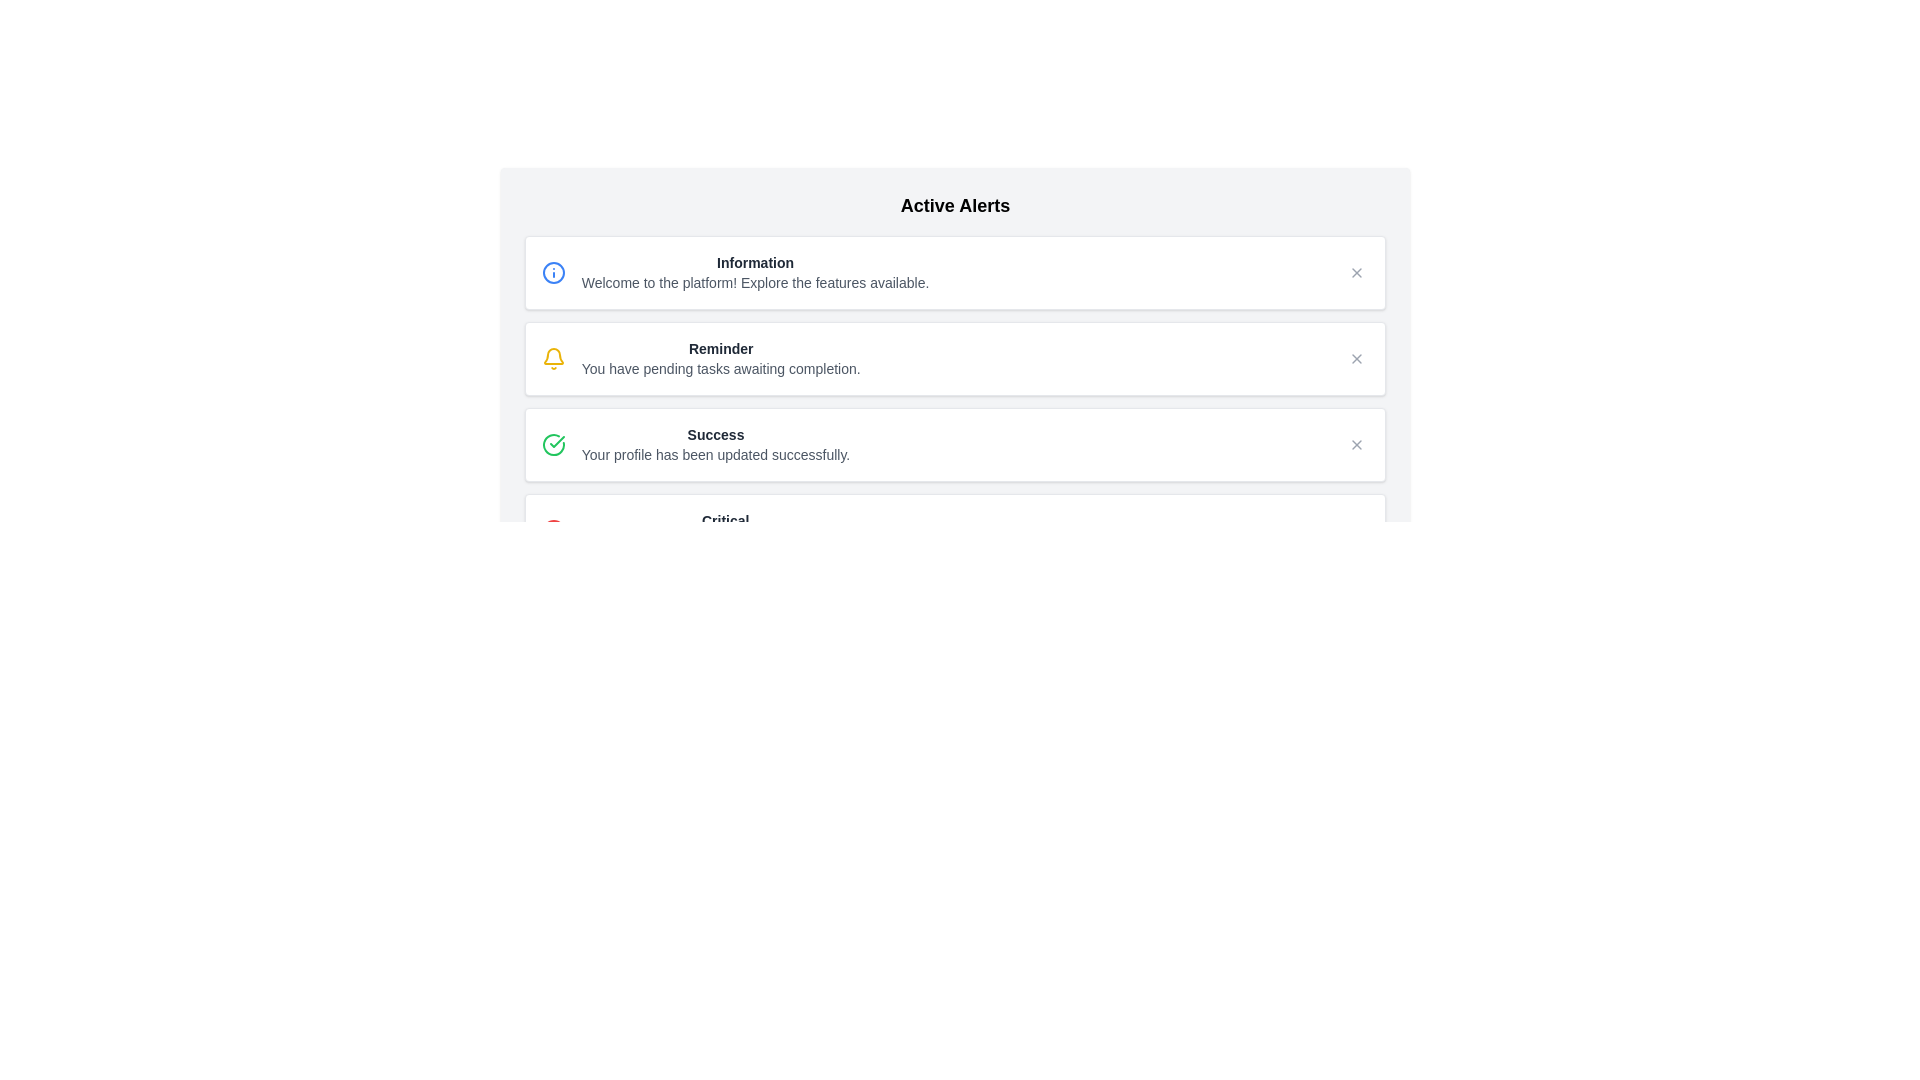  Describe the element at coordinates (724, 519) in the screenshot. I see `the static text label that displays the word 'Critical', which is bold and distinct, located at the top of the section that prompts users to verify their email` at that location.